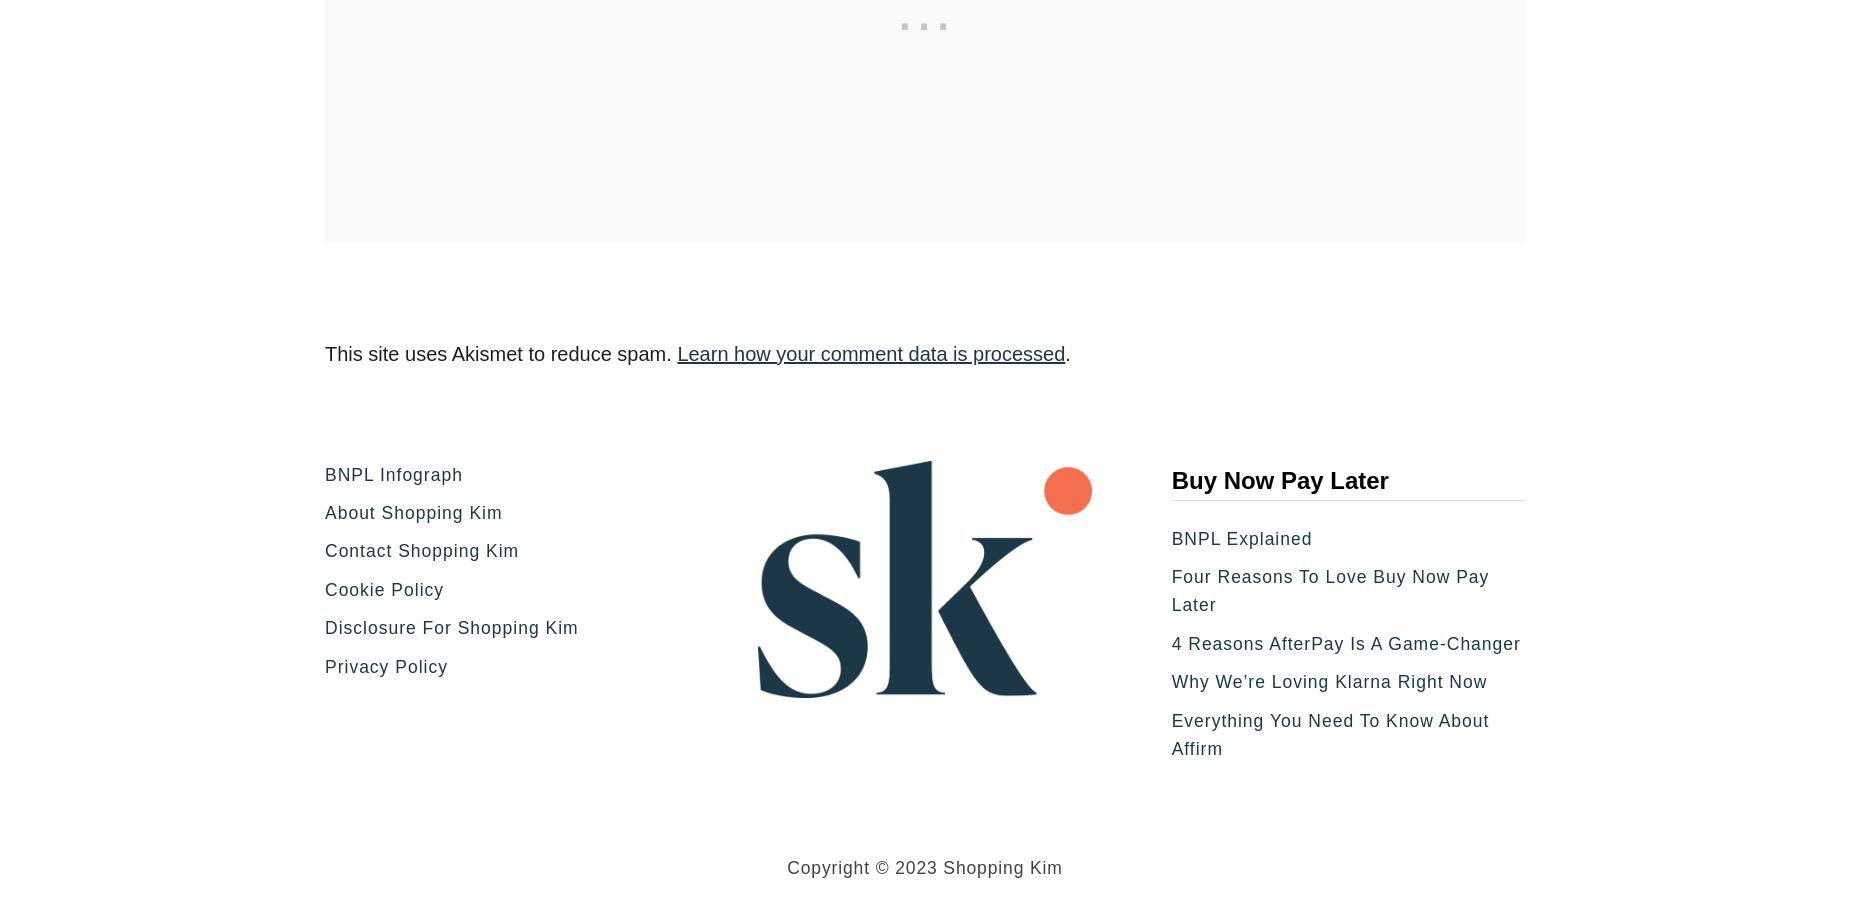 This screenshot has height=923, width=1850. I want to click on 'Buy Now Pay Later', so click(1278, 478).